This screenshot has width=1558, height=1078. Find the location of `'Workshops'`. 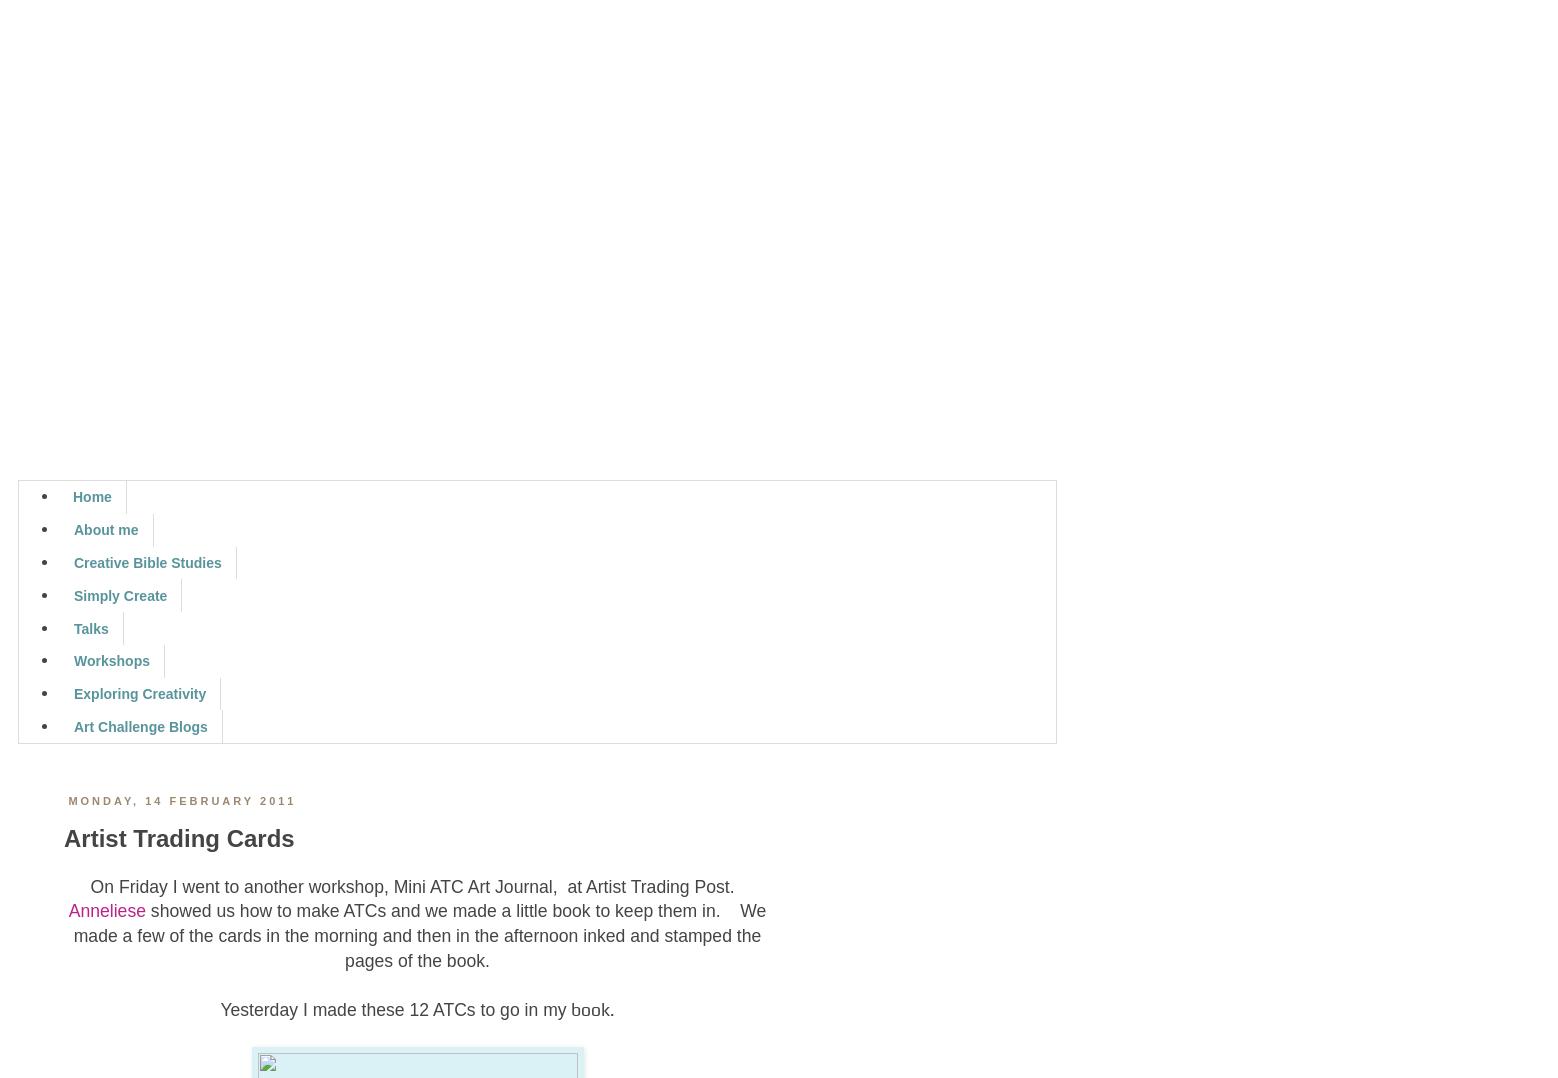

'Workshops' is located at coordinates (110, 661).